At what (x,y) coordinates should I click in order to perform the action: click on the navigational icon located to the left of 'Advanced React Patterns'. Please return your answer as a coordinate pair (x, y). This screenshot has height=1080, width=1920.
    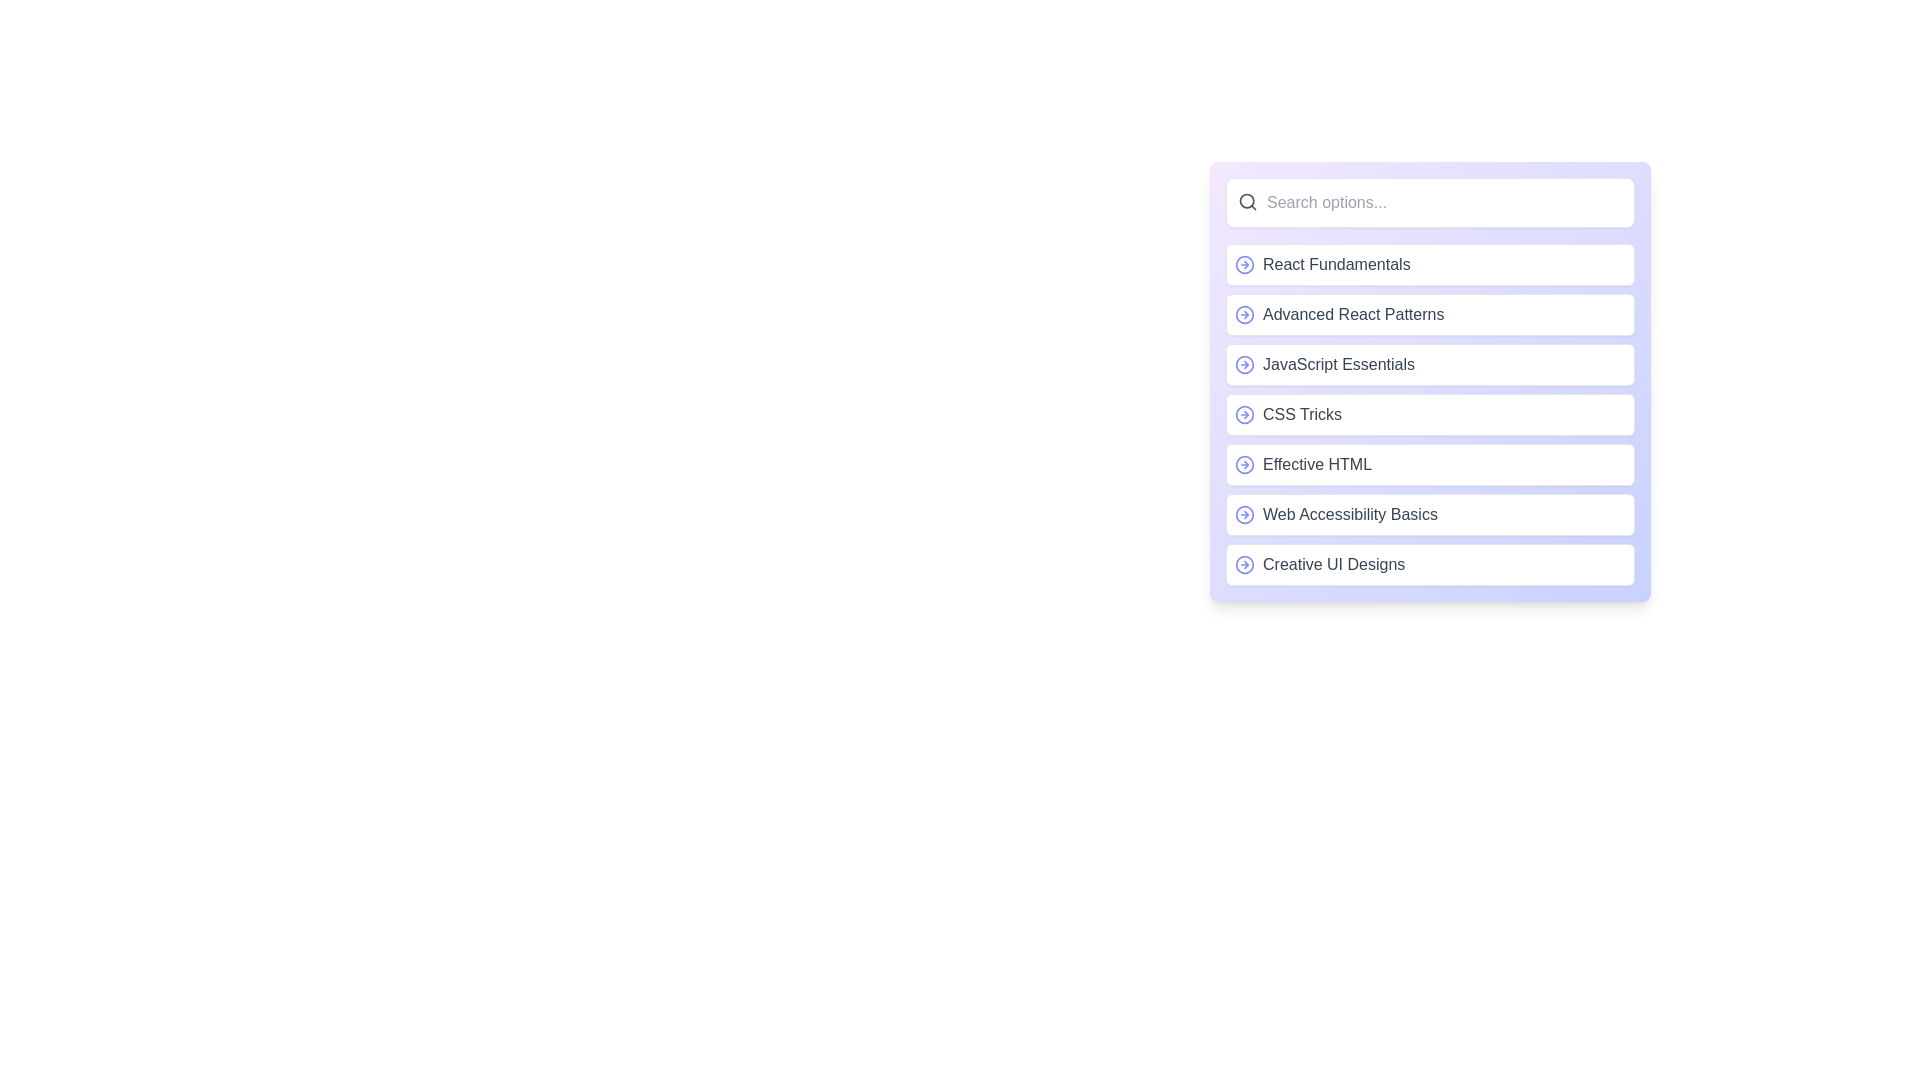
    Looking at the image, I should click on (1243, 315).